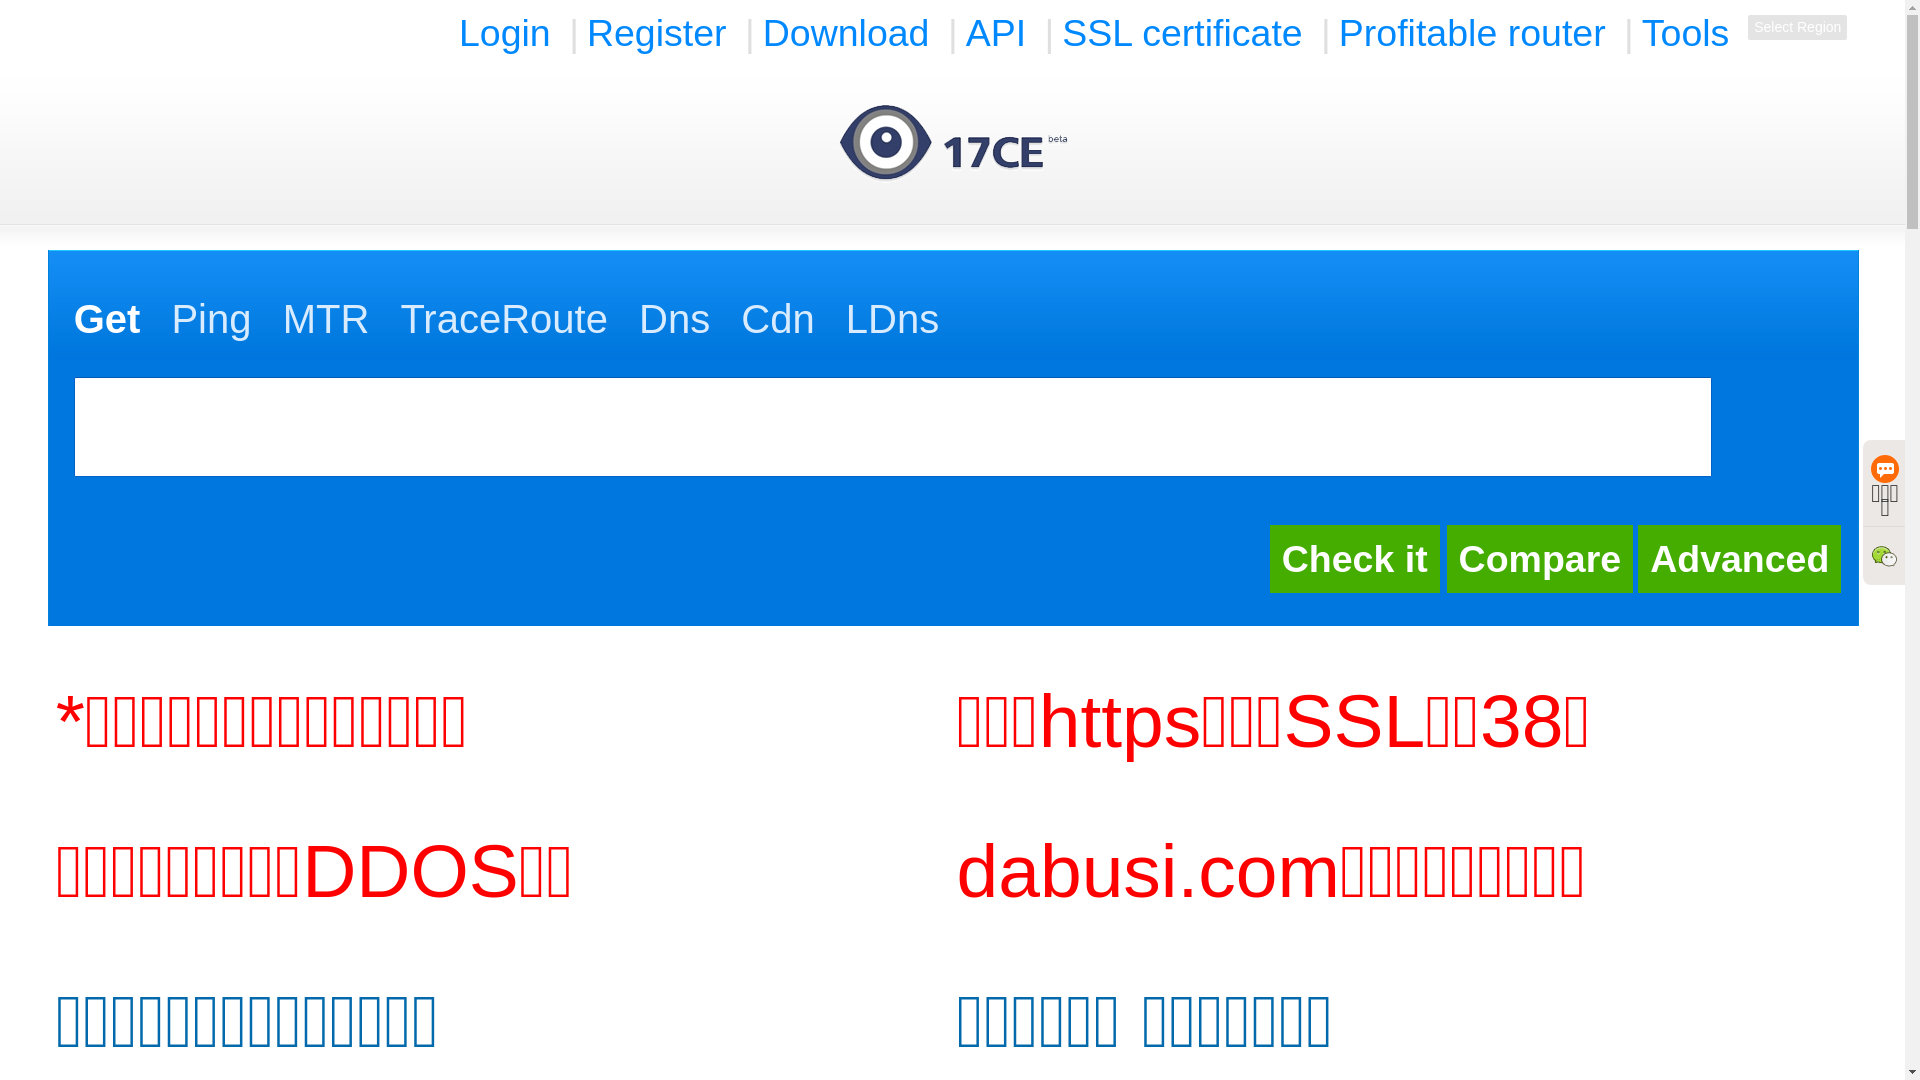 This screenshot has height=1080, width=1920. Describe the element at coordinates (674, 318) in the screenshot. I see `'Dns'` at that location.